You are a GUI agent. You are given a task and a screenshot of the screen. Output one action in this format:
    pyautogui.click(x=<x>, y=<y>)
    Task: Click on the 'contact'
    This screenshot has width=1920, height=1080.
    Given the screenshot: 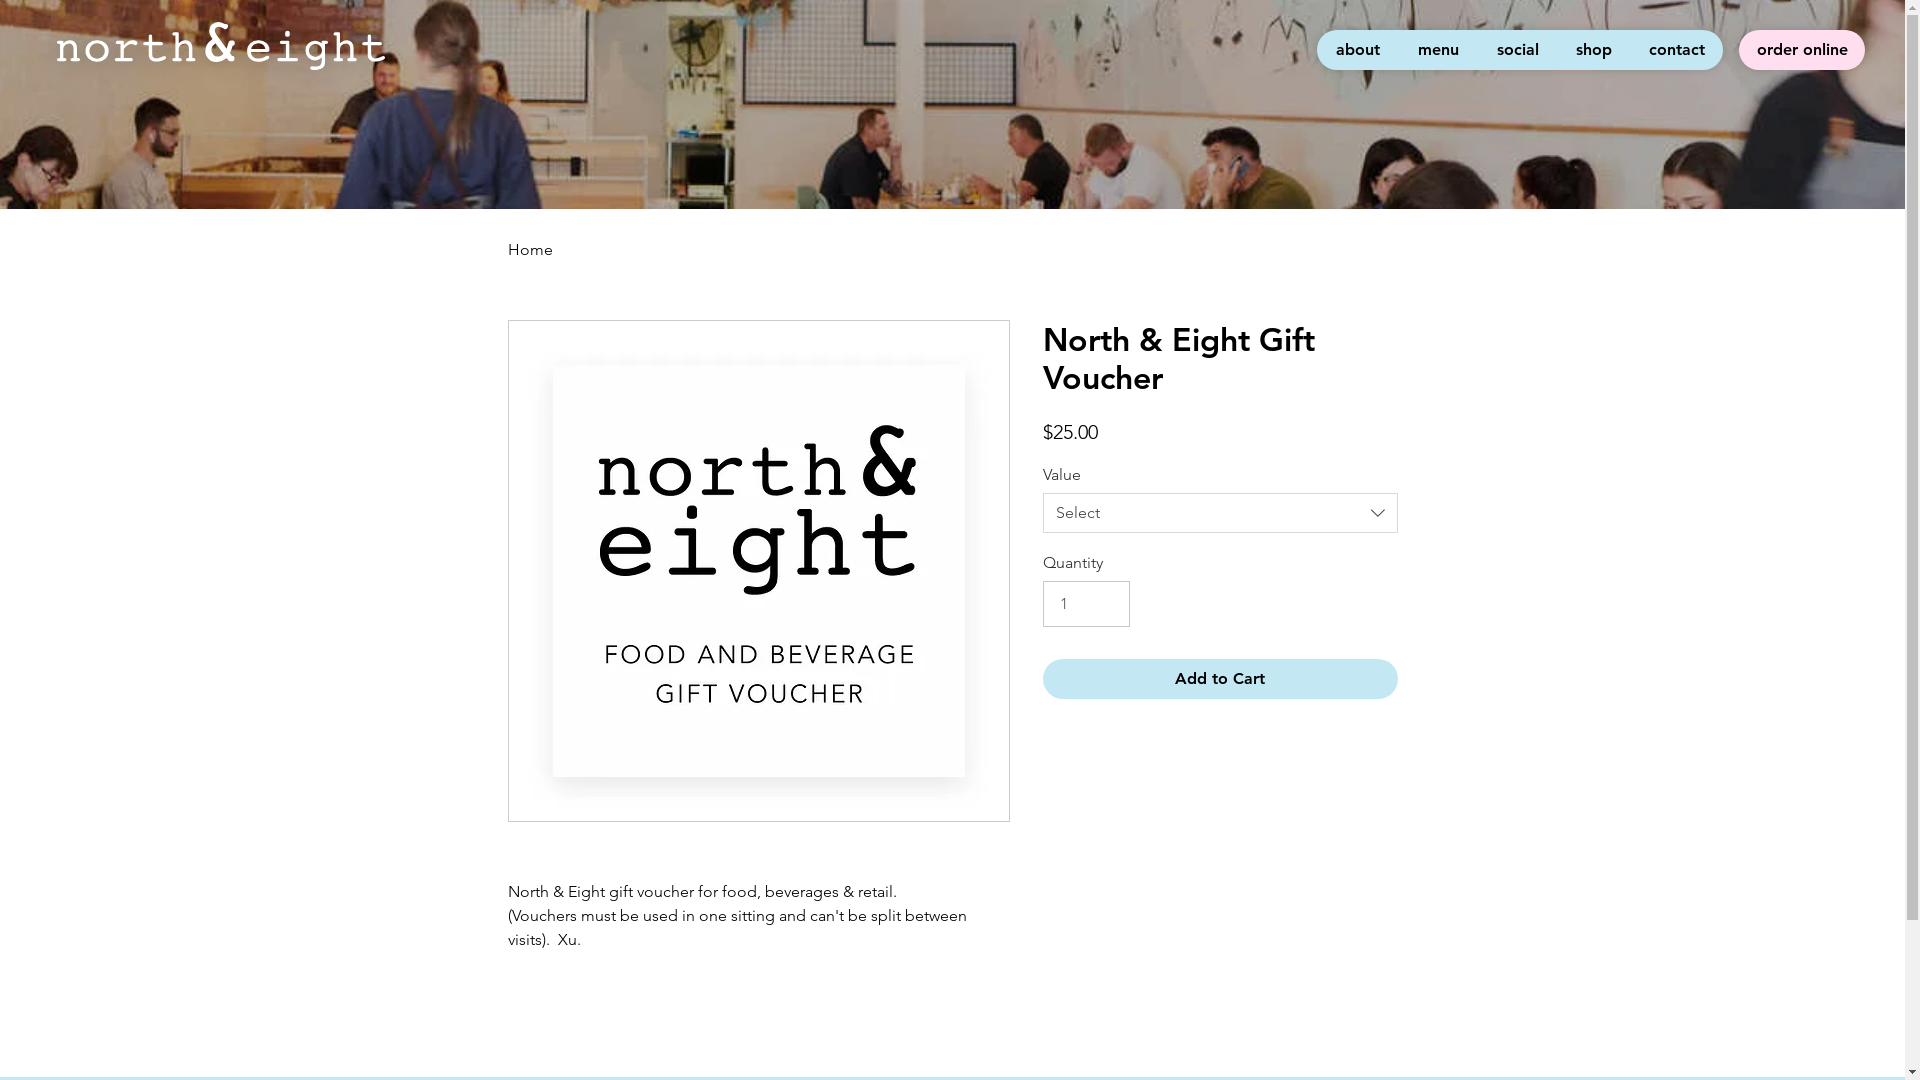 What is the action you would take?
    pyautogui.click(x=1630, y=49)
    